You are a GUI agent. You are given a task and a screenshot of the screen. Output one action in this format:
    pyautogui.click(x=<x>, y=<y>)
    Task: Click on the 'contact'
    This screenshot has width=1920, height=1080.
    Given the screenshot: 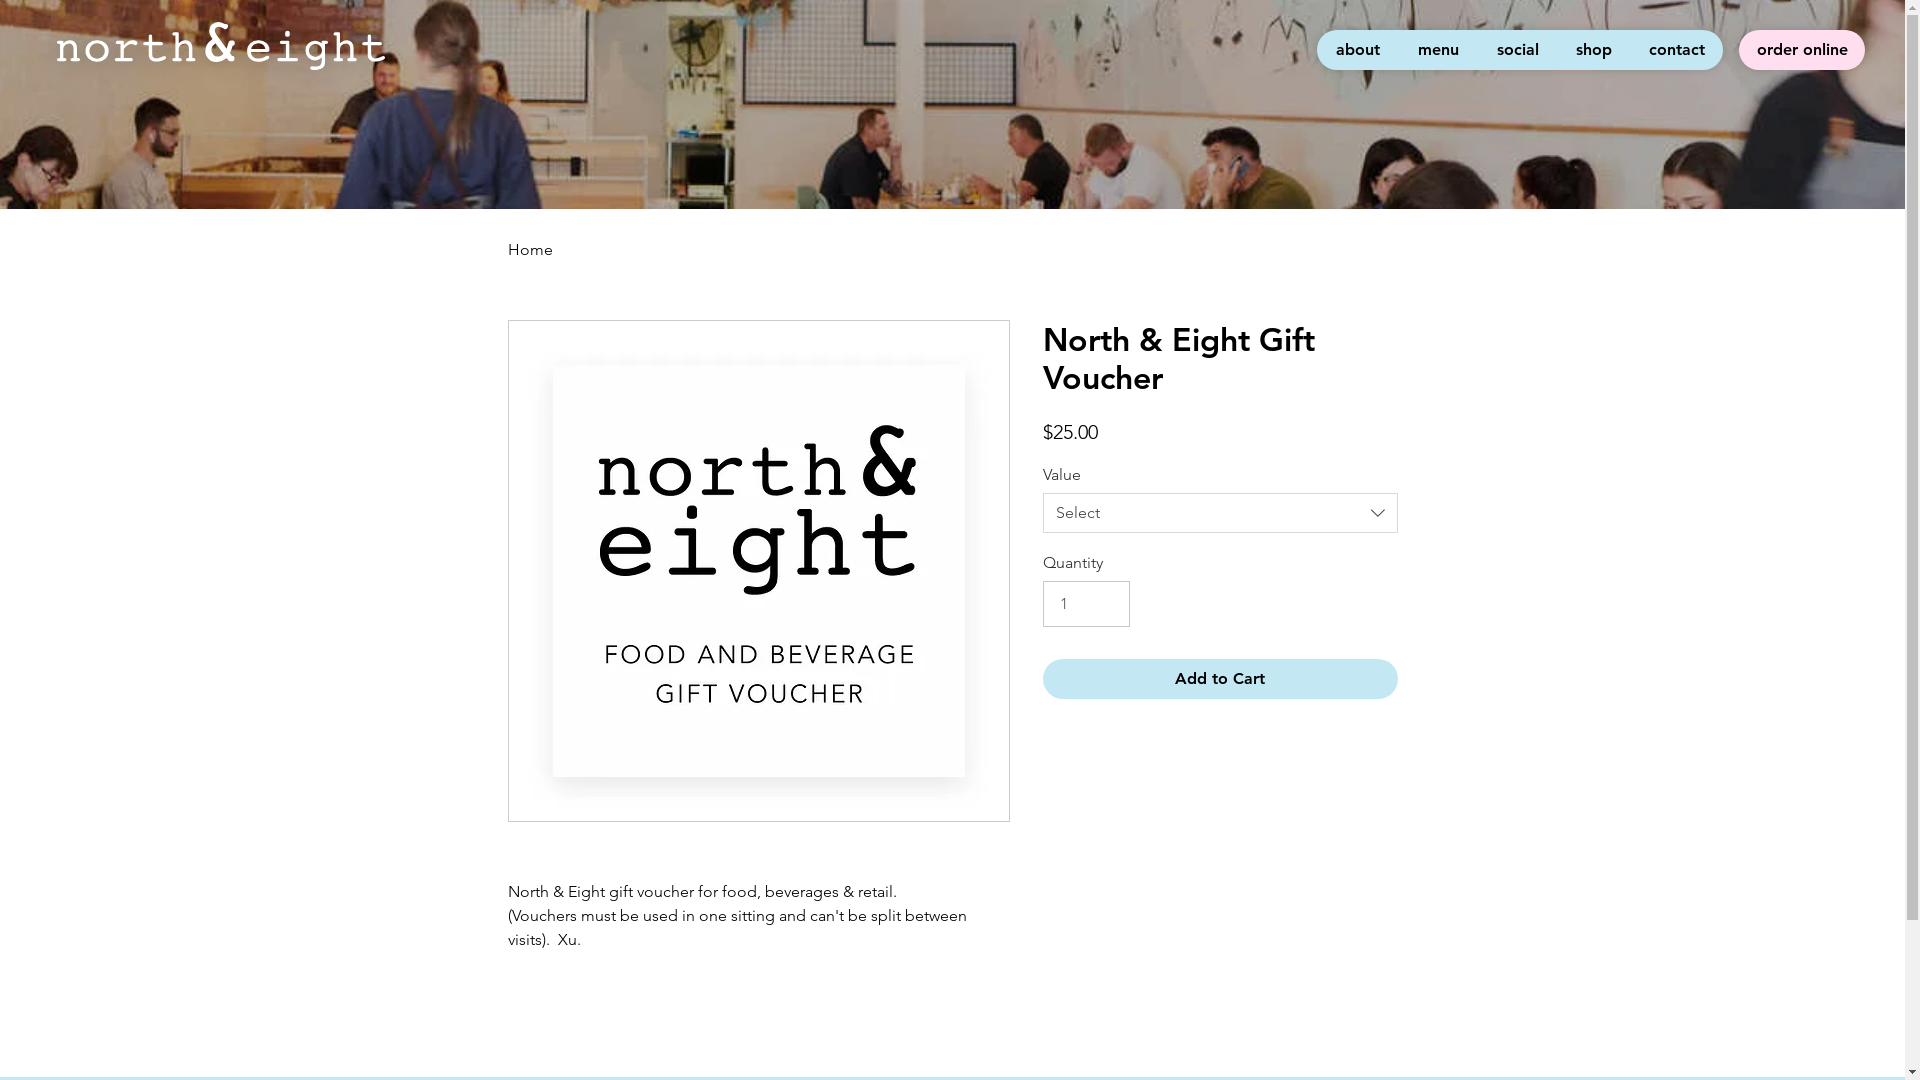 What is the action you would take?
    pyautogui.click(x=1630, y=49)
    